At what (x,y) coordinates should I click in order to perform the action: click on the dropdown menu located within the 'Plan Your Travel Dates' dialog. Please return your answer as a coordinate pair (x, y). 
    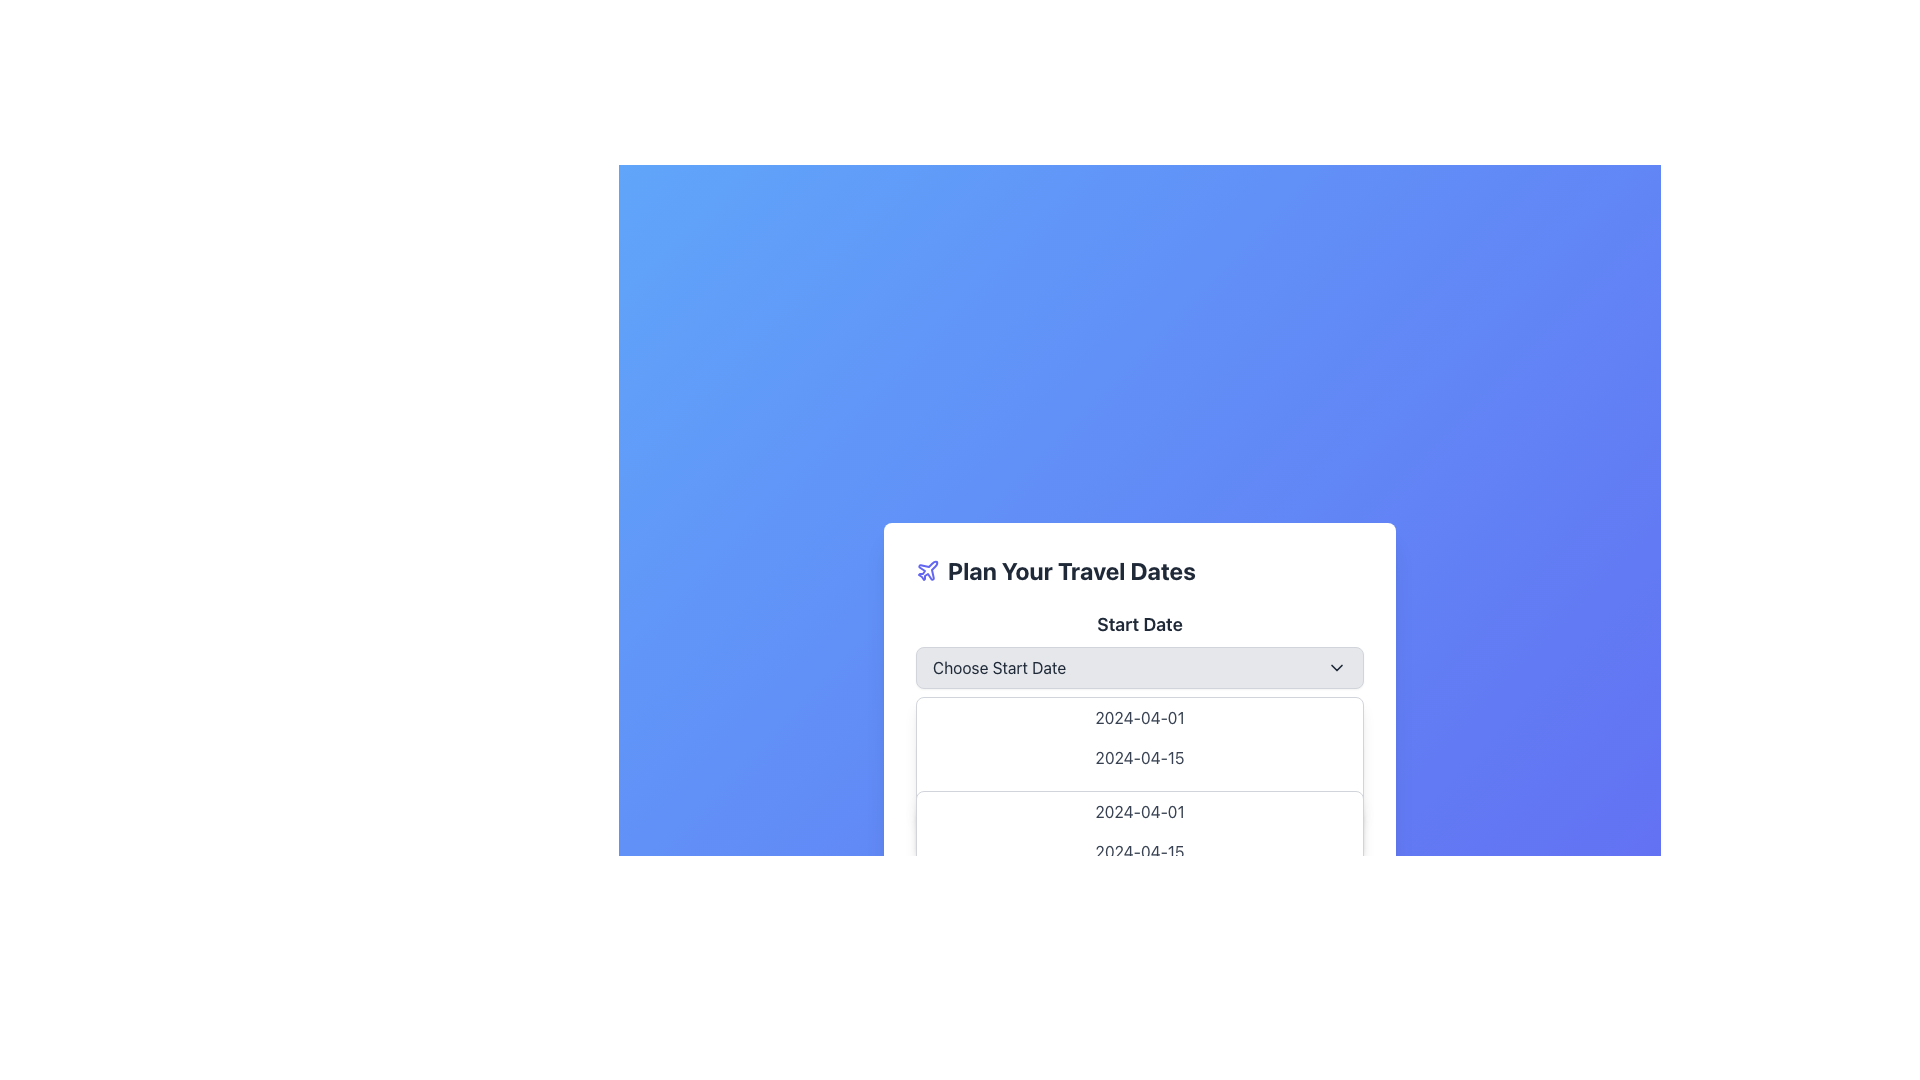
    Looking at the image, I should click on (1140, 650).